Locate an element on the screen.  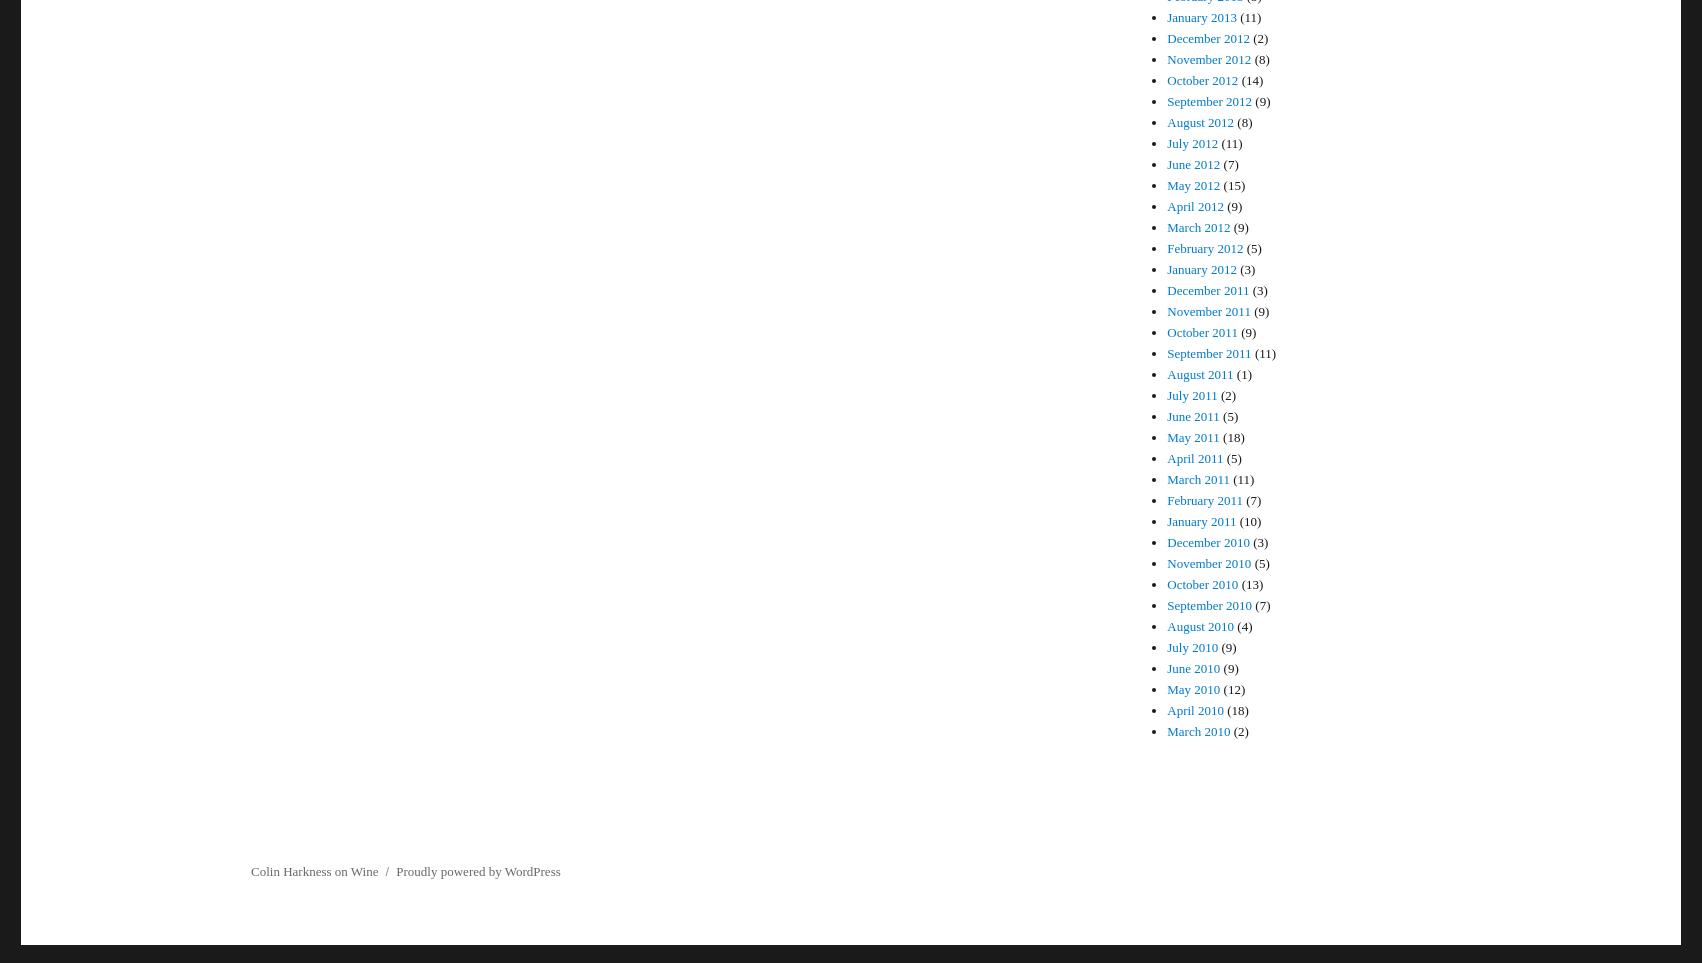
'June 2012' is located at coordinates (1167, 164).